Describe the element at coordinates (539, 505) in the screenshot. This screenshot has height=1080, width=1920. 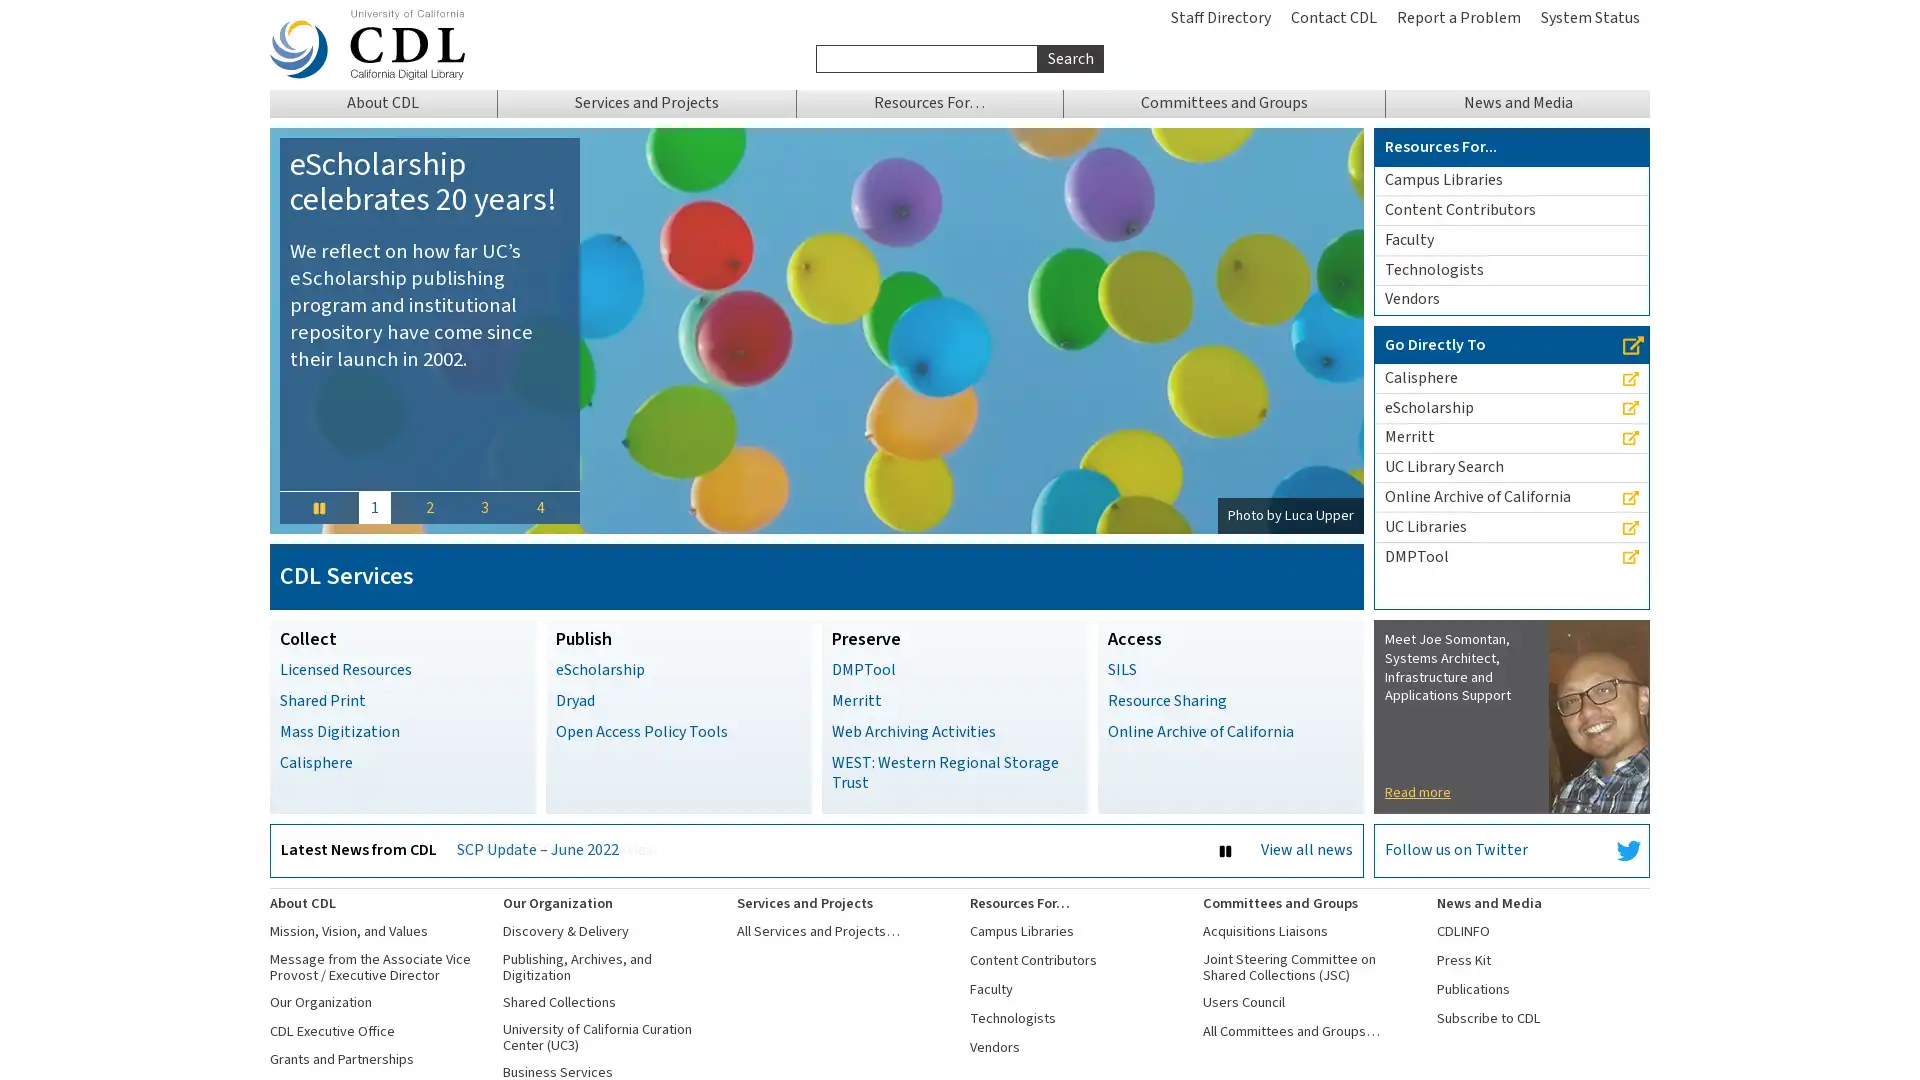
I see `go to slide 4 of 4` at that location.